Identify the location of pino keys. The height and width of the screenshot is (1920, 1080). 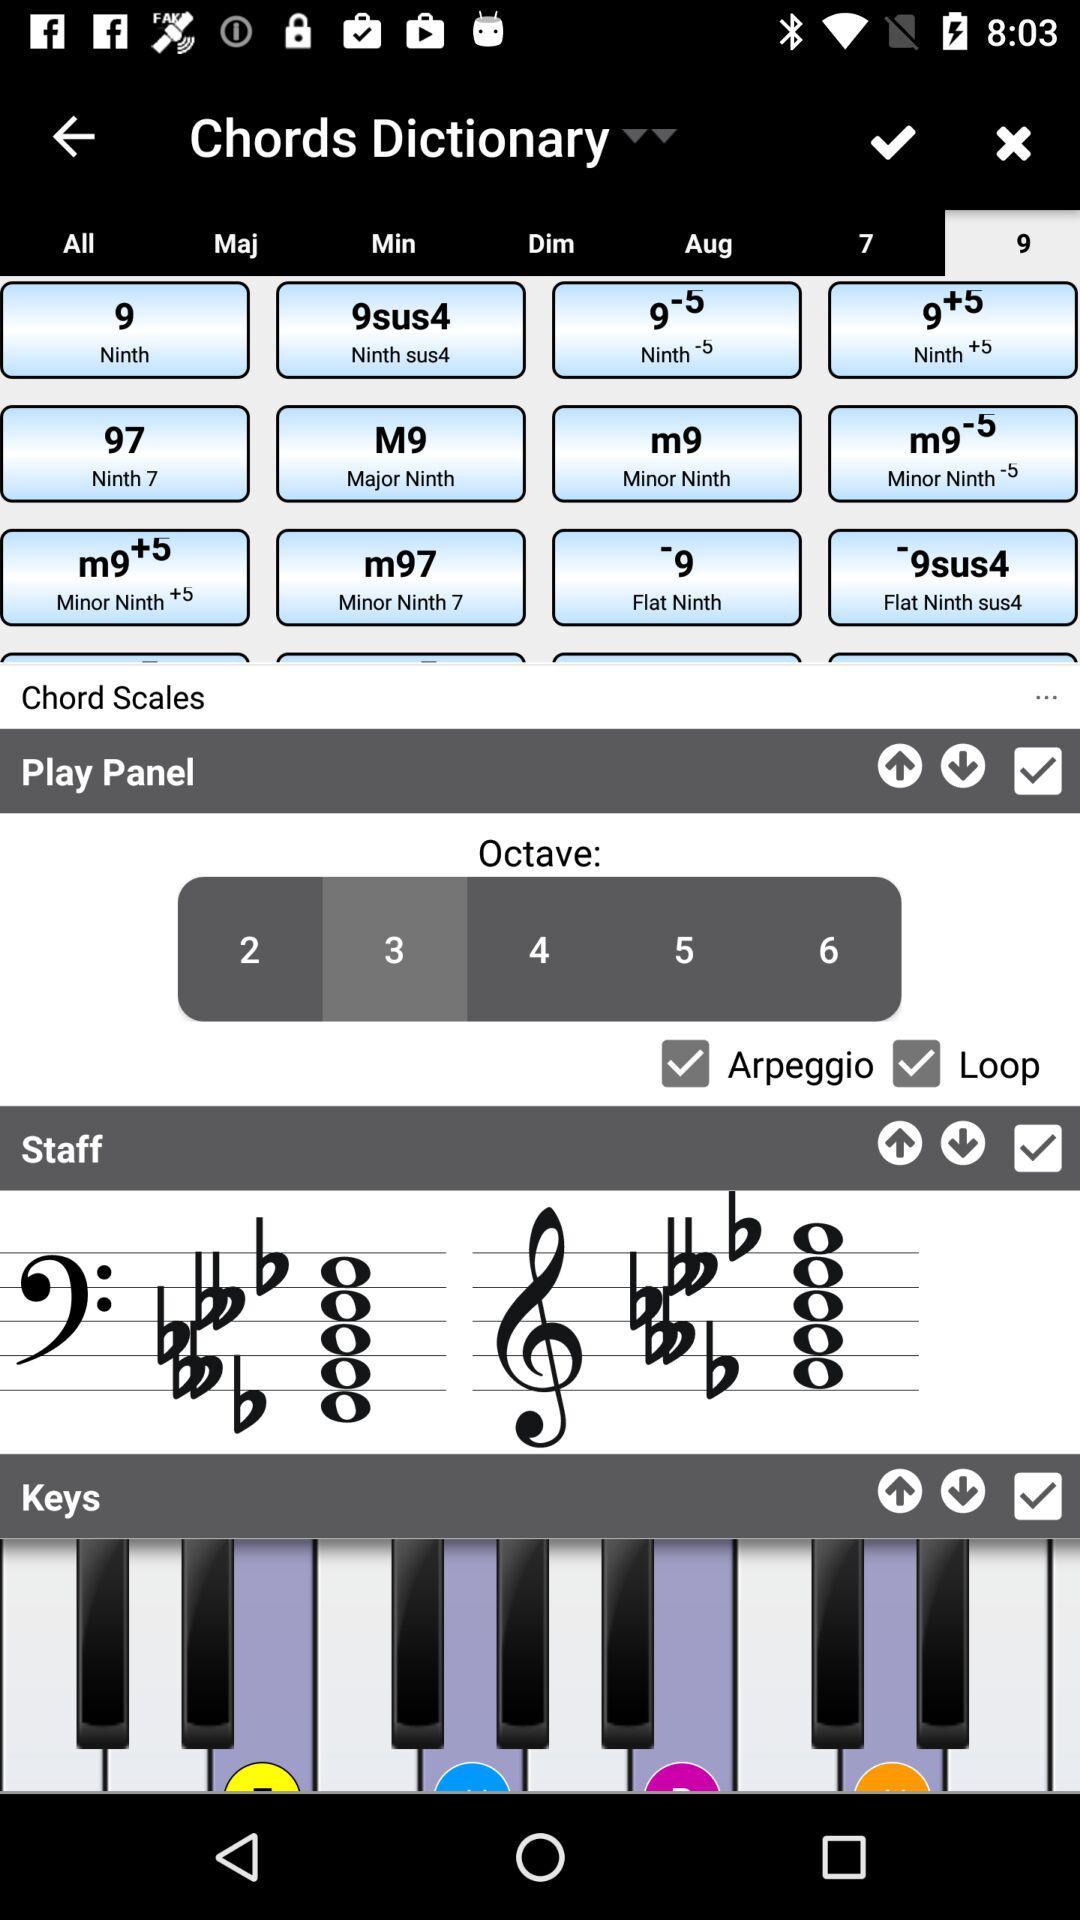
(521, 1643).